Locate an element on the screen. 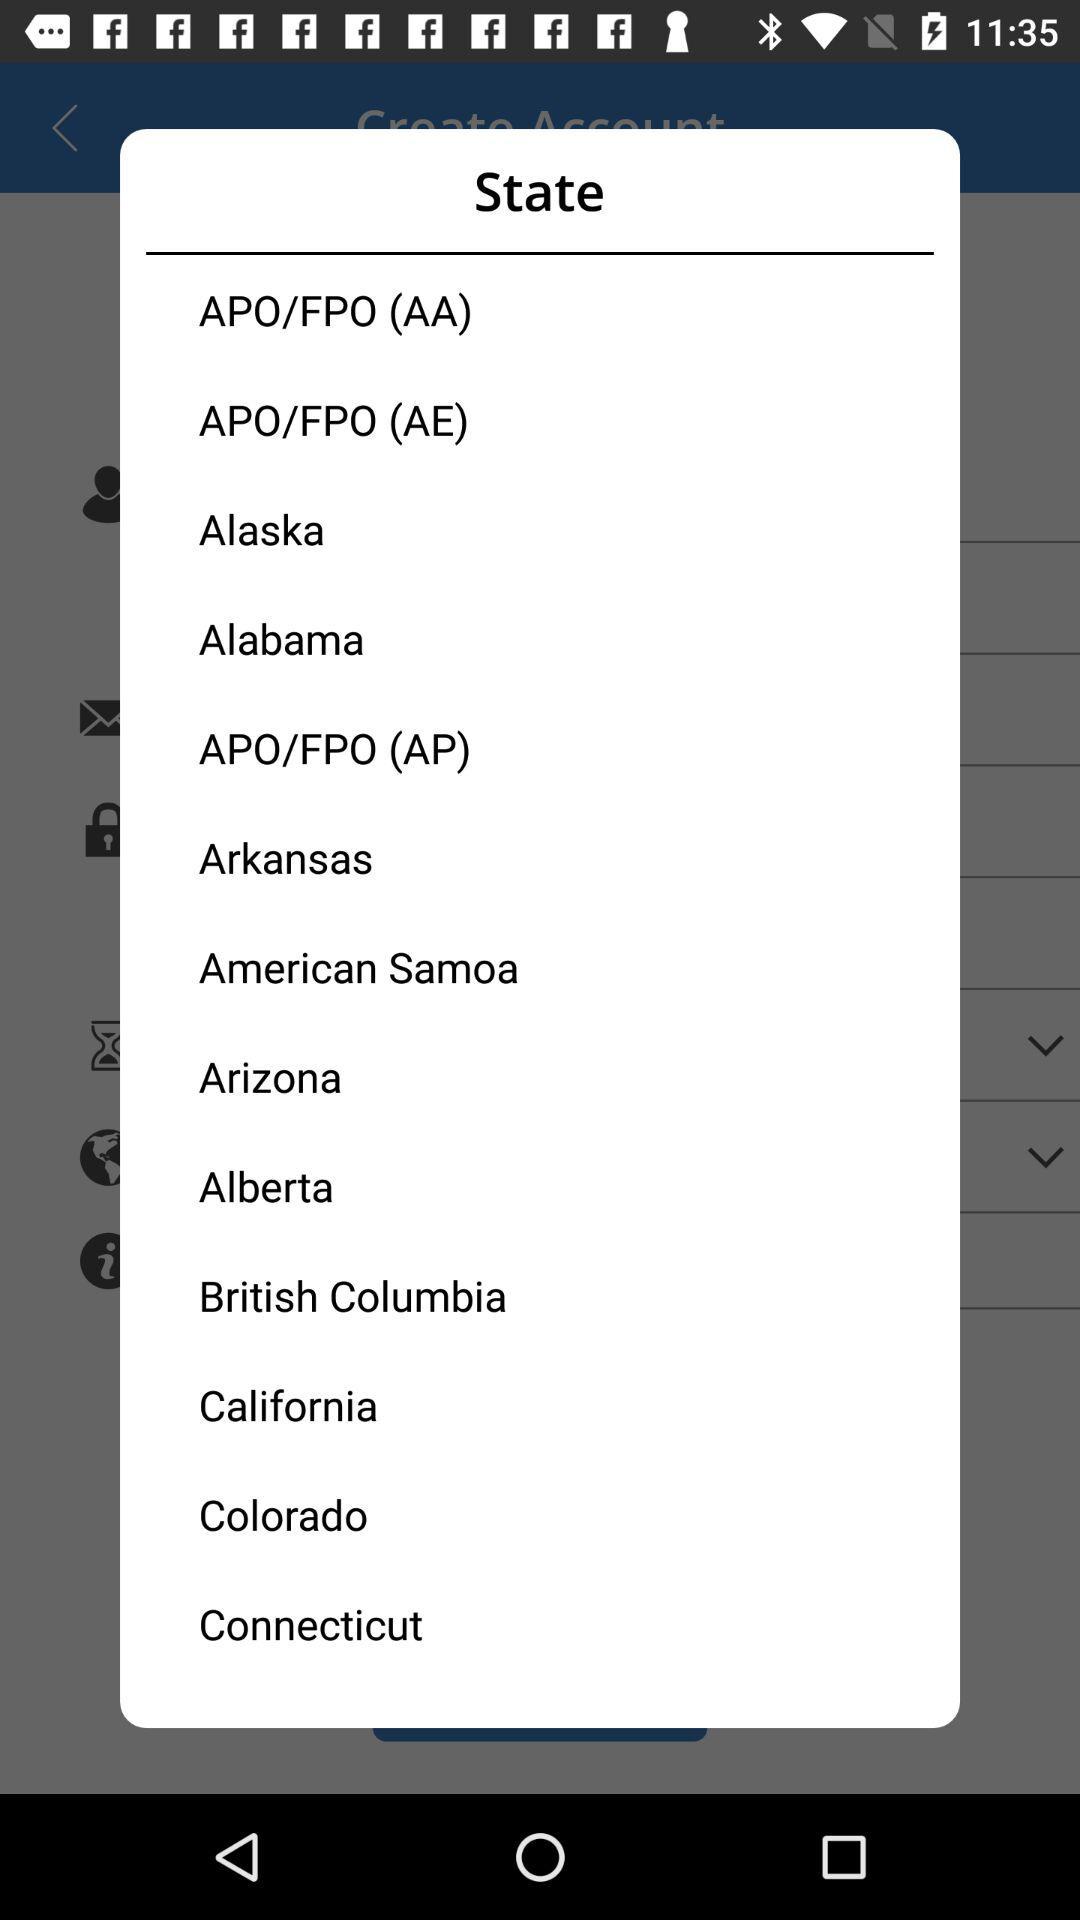  the item below the alaska icon is located at coordinates (369, 637).